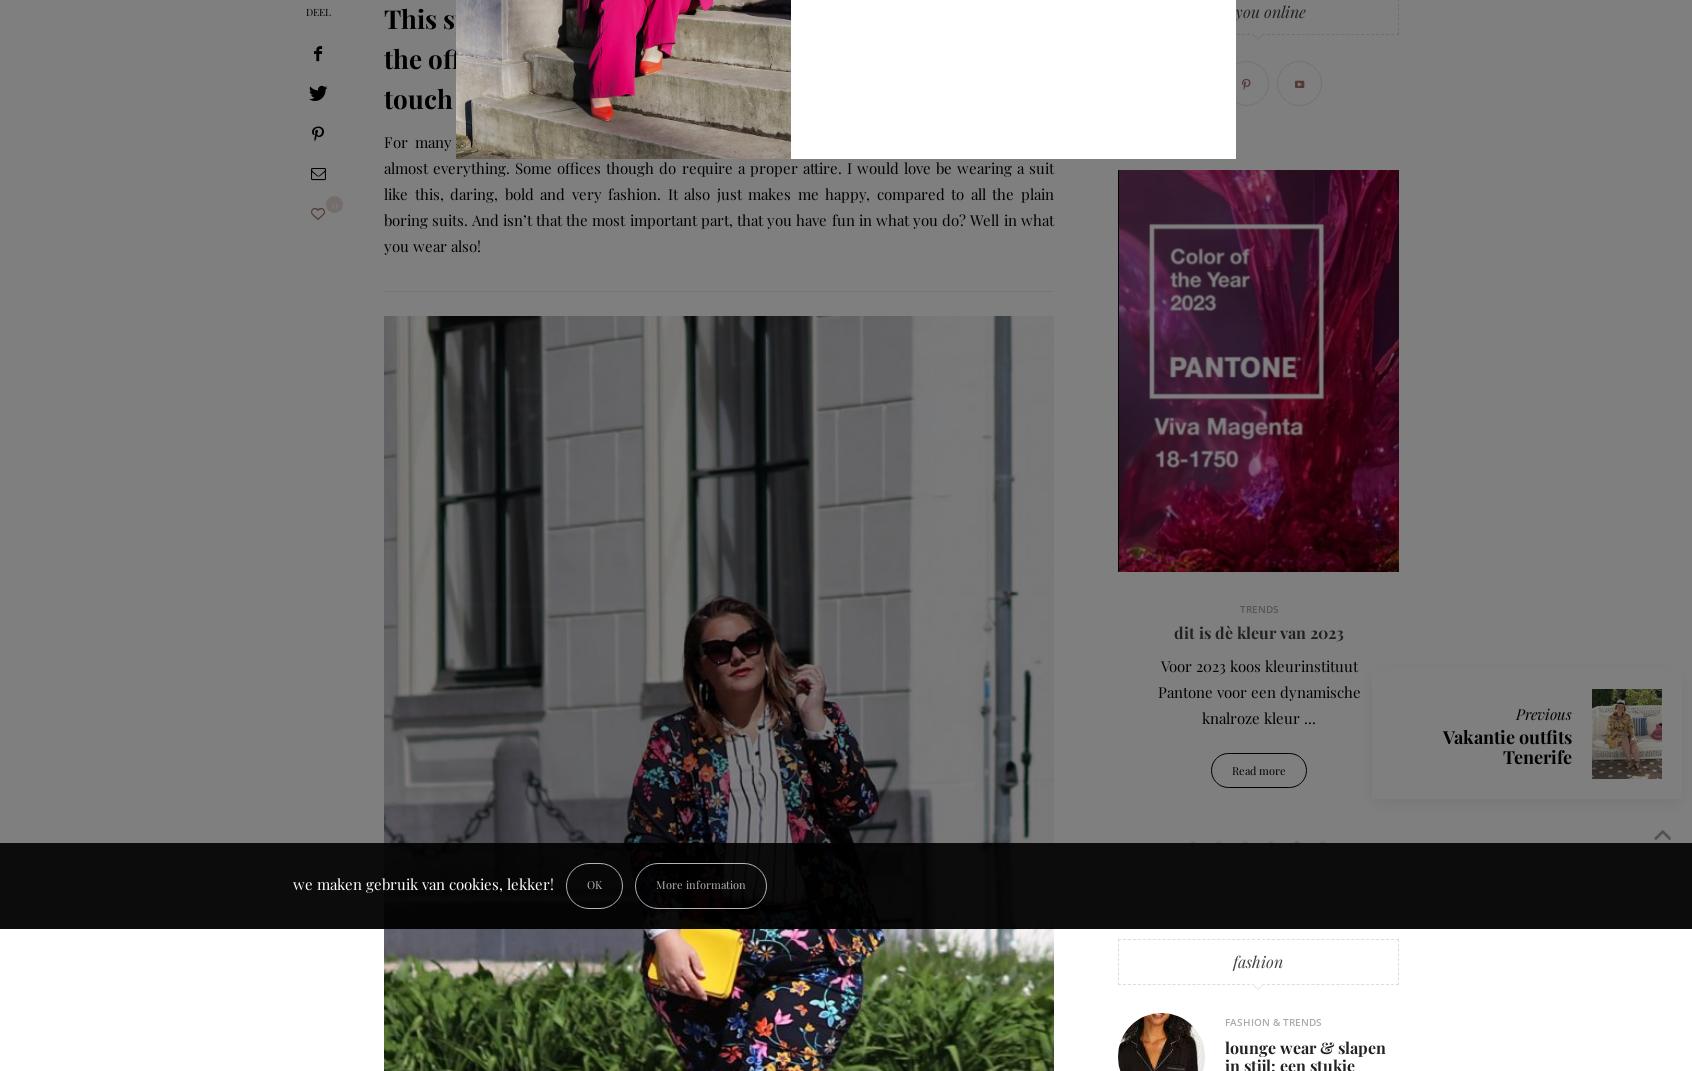 The height and width of the screenshot is (1071, 1692). I want to click on 'MOM & KID', so click(1451, 608).